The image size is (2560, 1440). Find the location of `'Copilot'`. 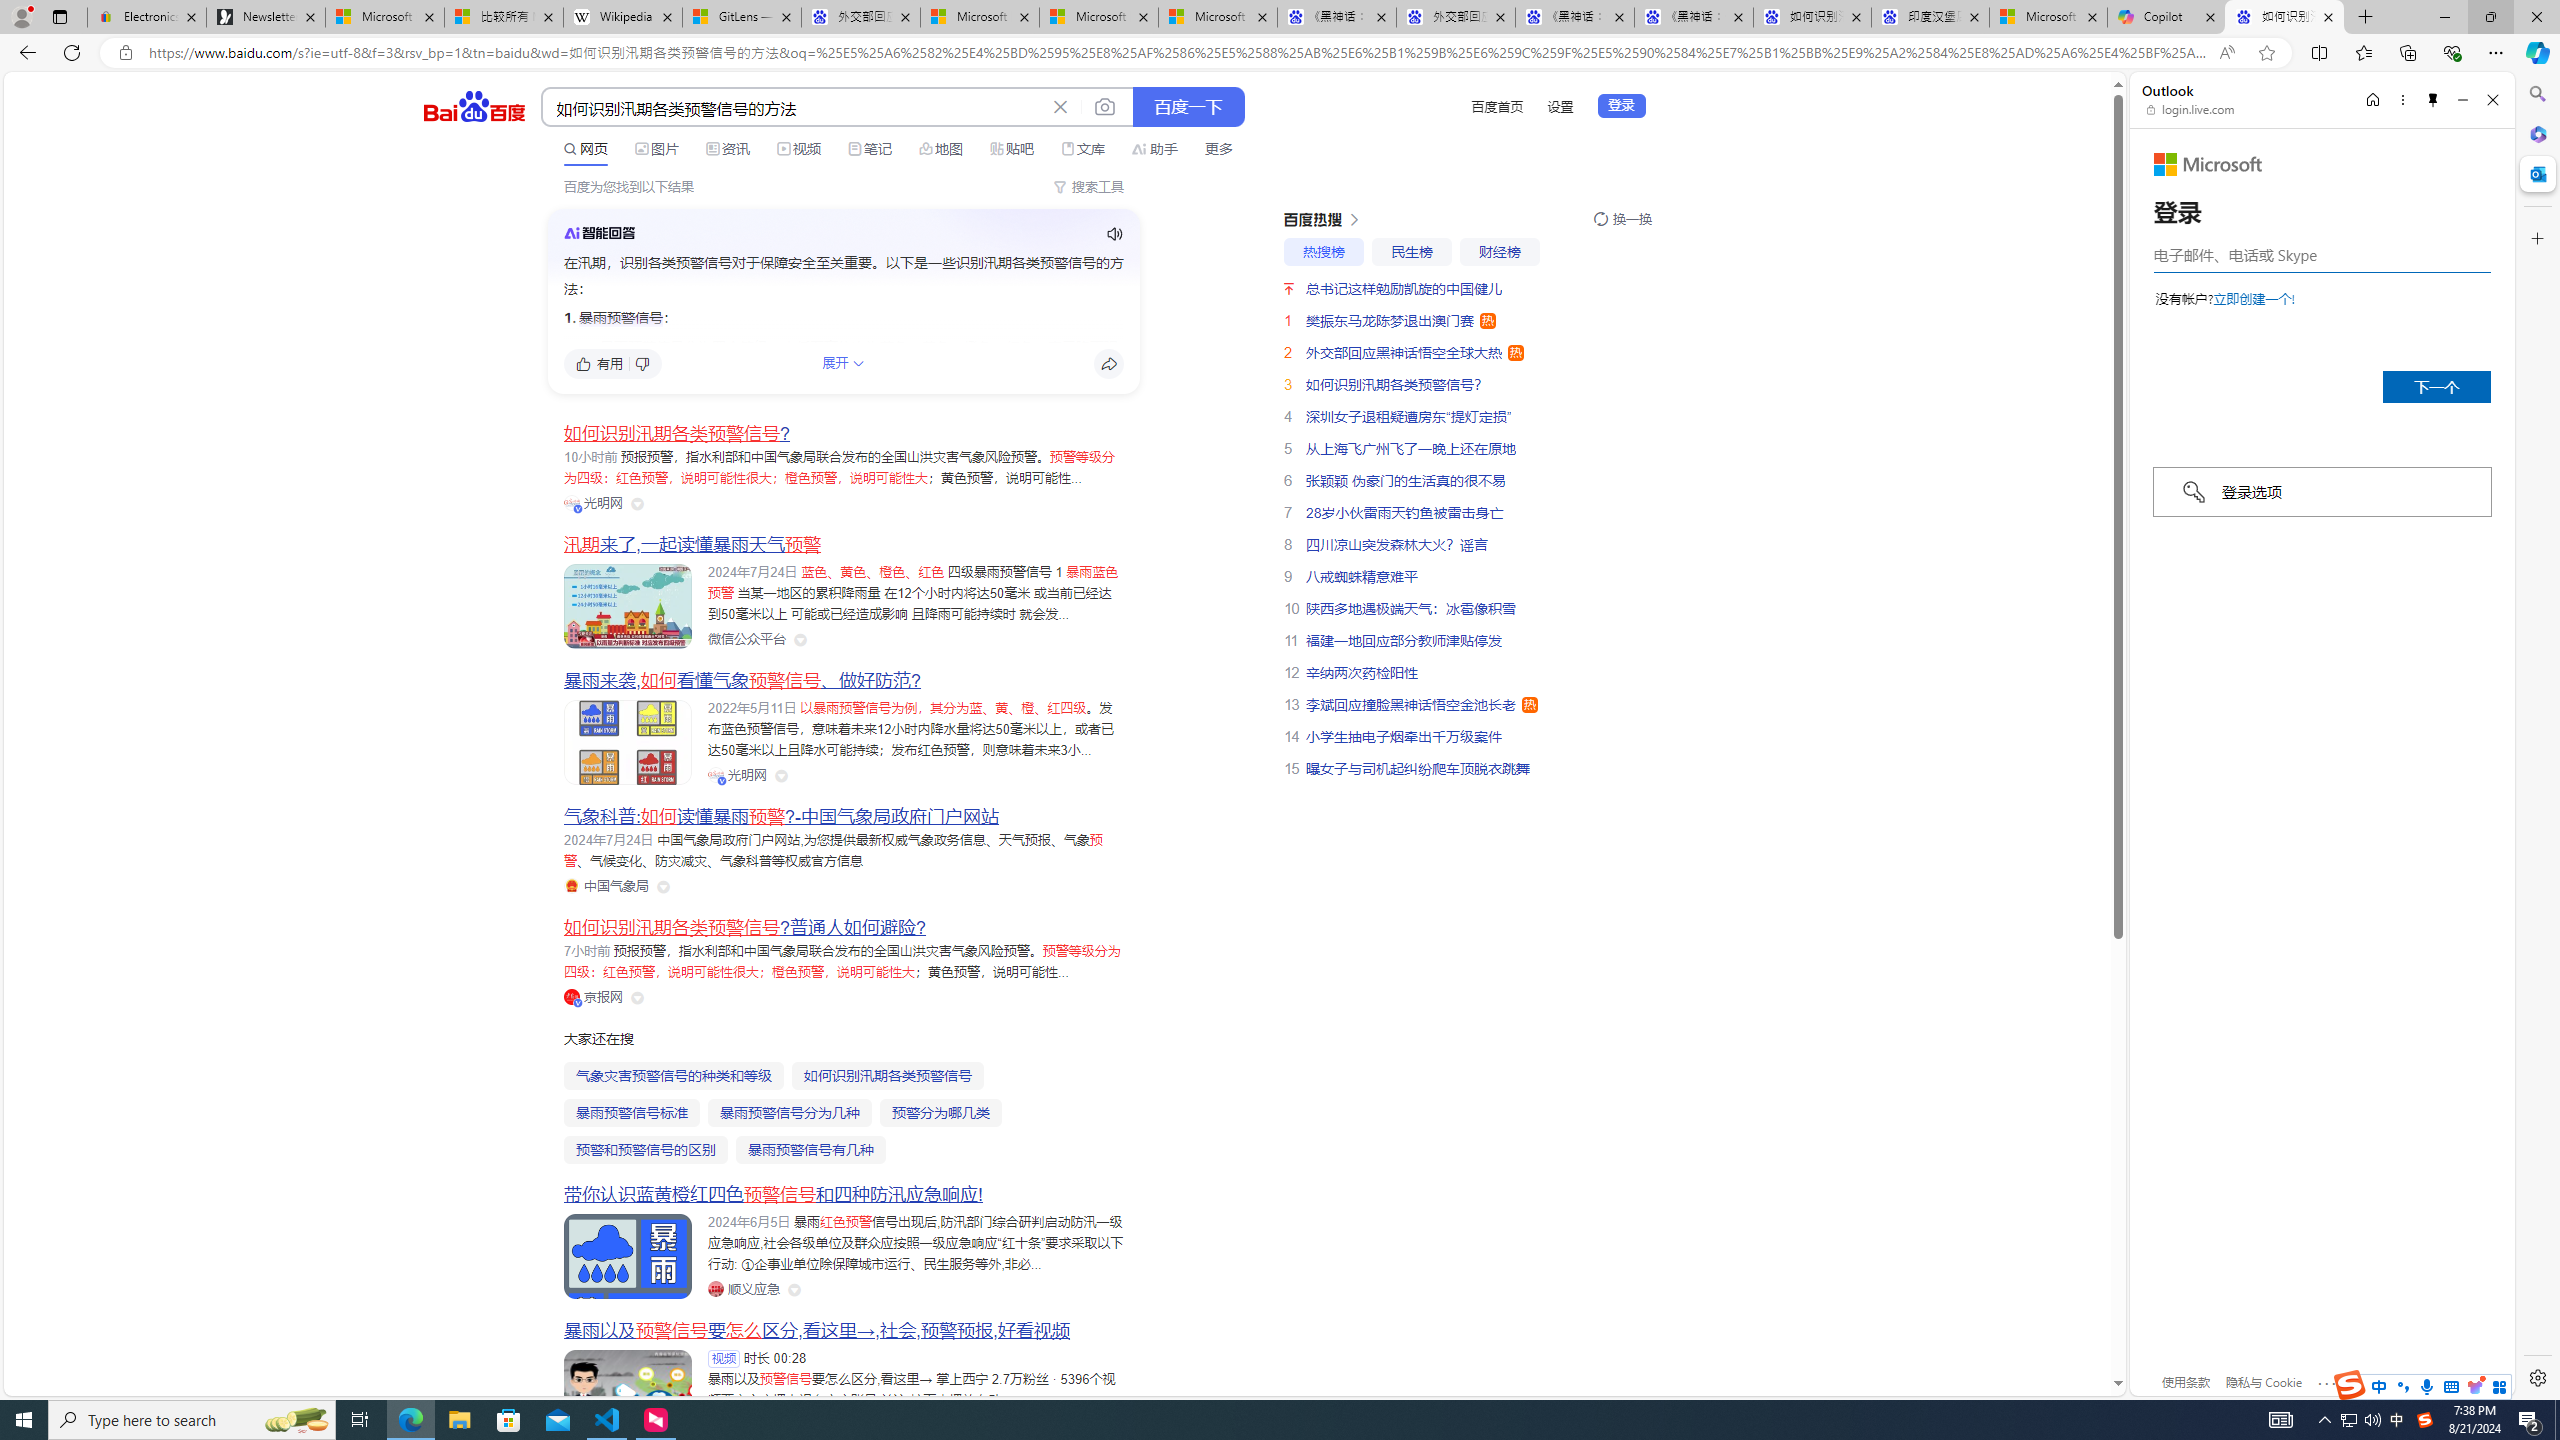

'Copilot' is located at coordinates (2166, 16).